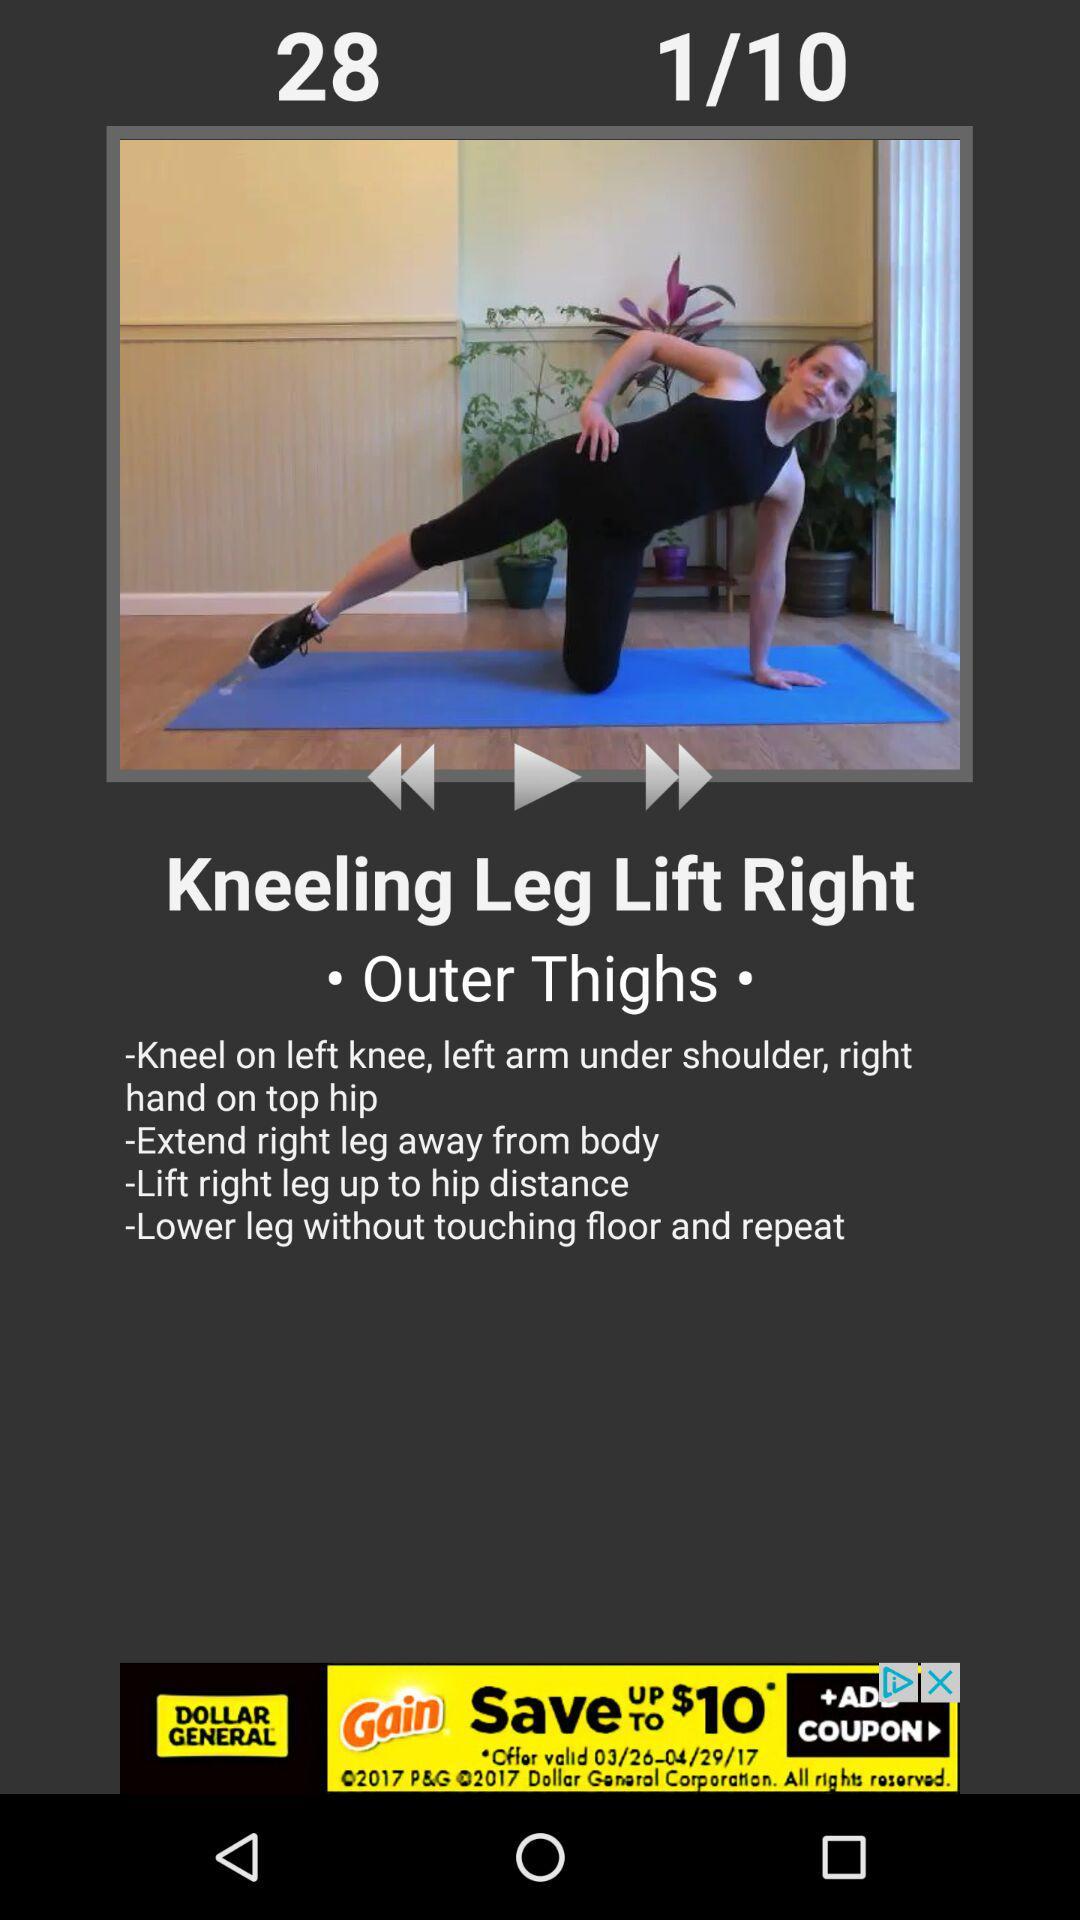 The width and height of the screenshot is (1080, 1920). I want to click on click the play button, so click(540, 776).